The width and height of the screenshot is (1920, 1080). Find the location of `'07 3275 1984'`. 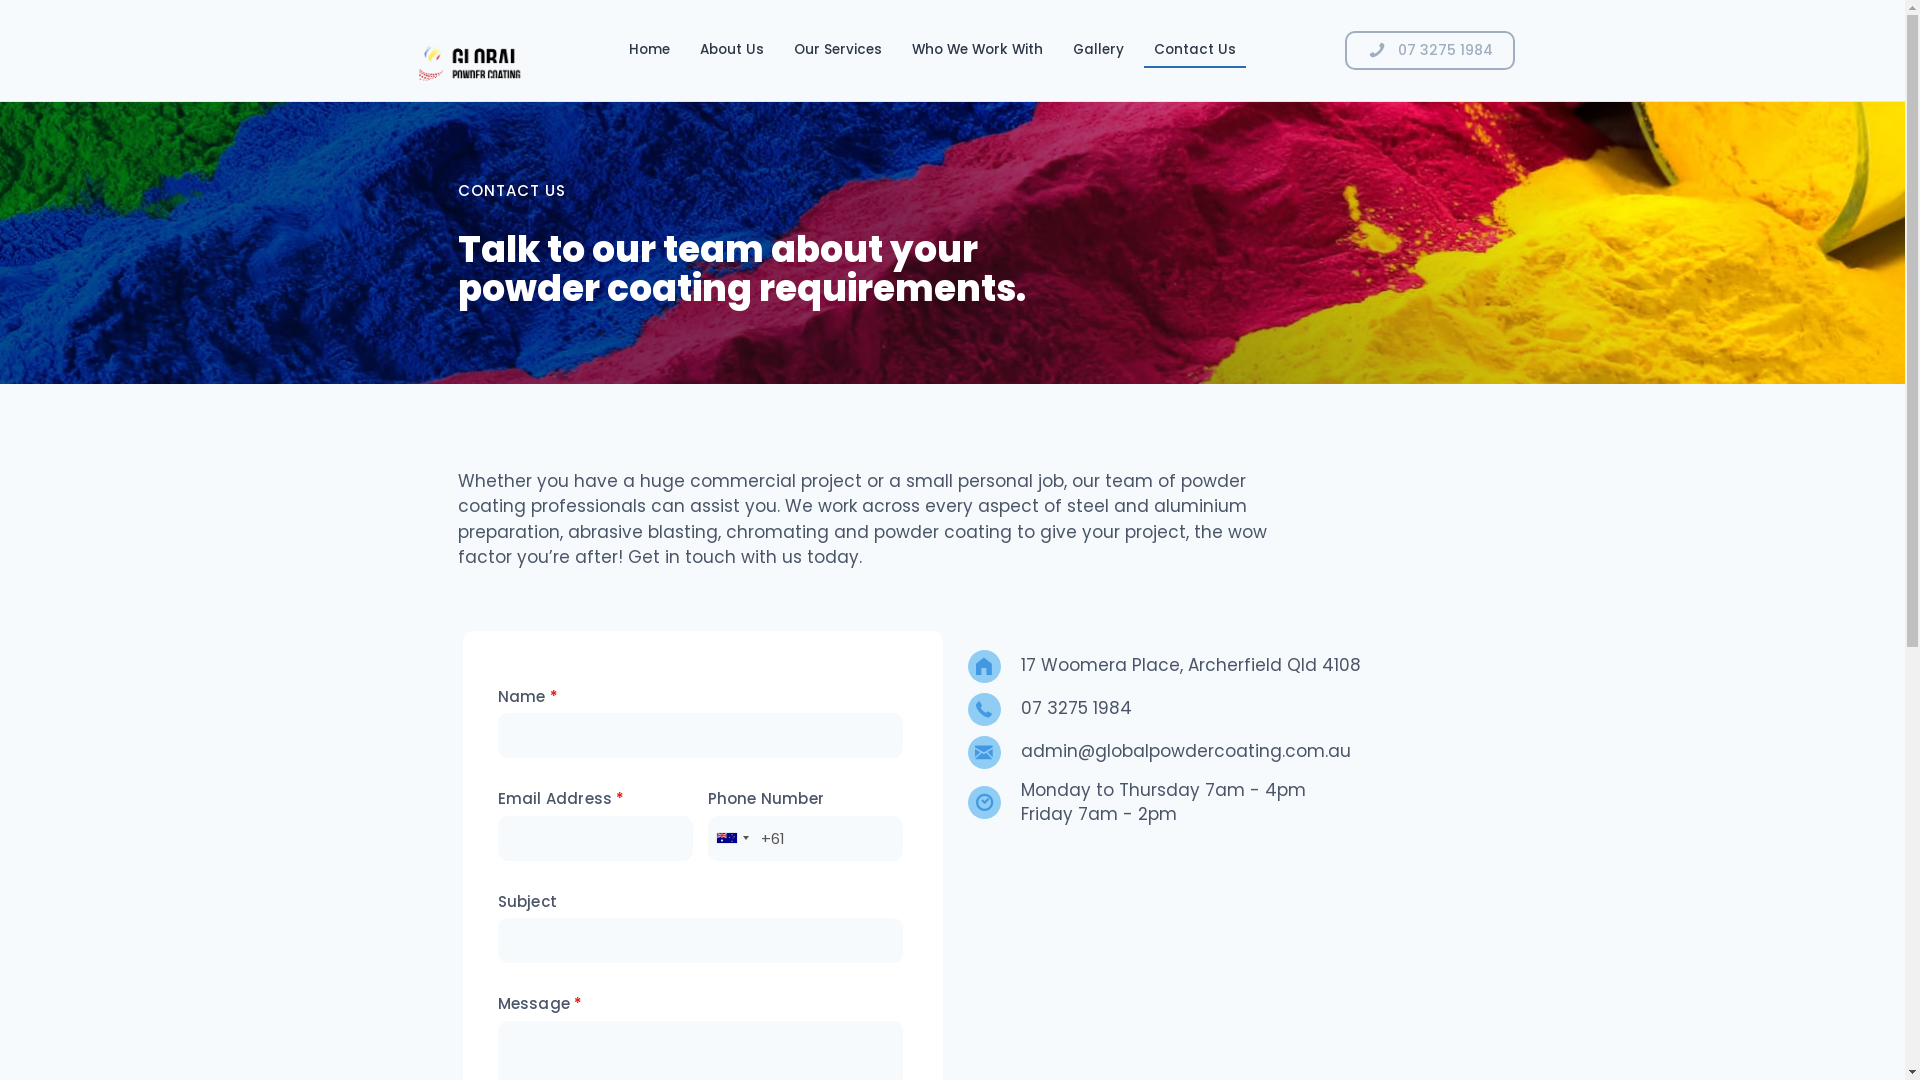

'07 3275 1984' is located at coordinates (1019, 707).